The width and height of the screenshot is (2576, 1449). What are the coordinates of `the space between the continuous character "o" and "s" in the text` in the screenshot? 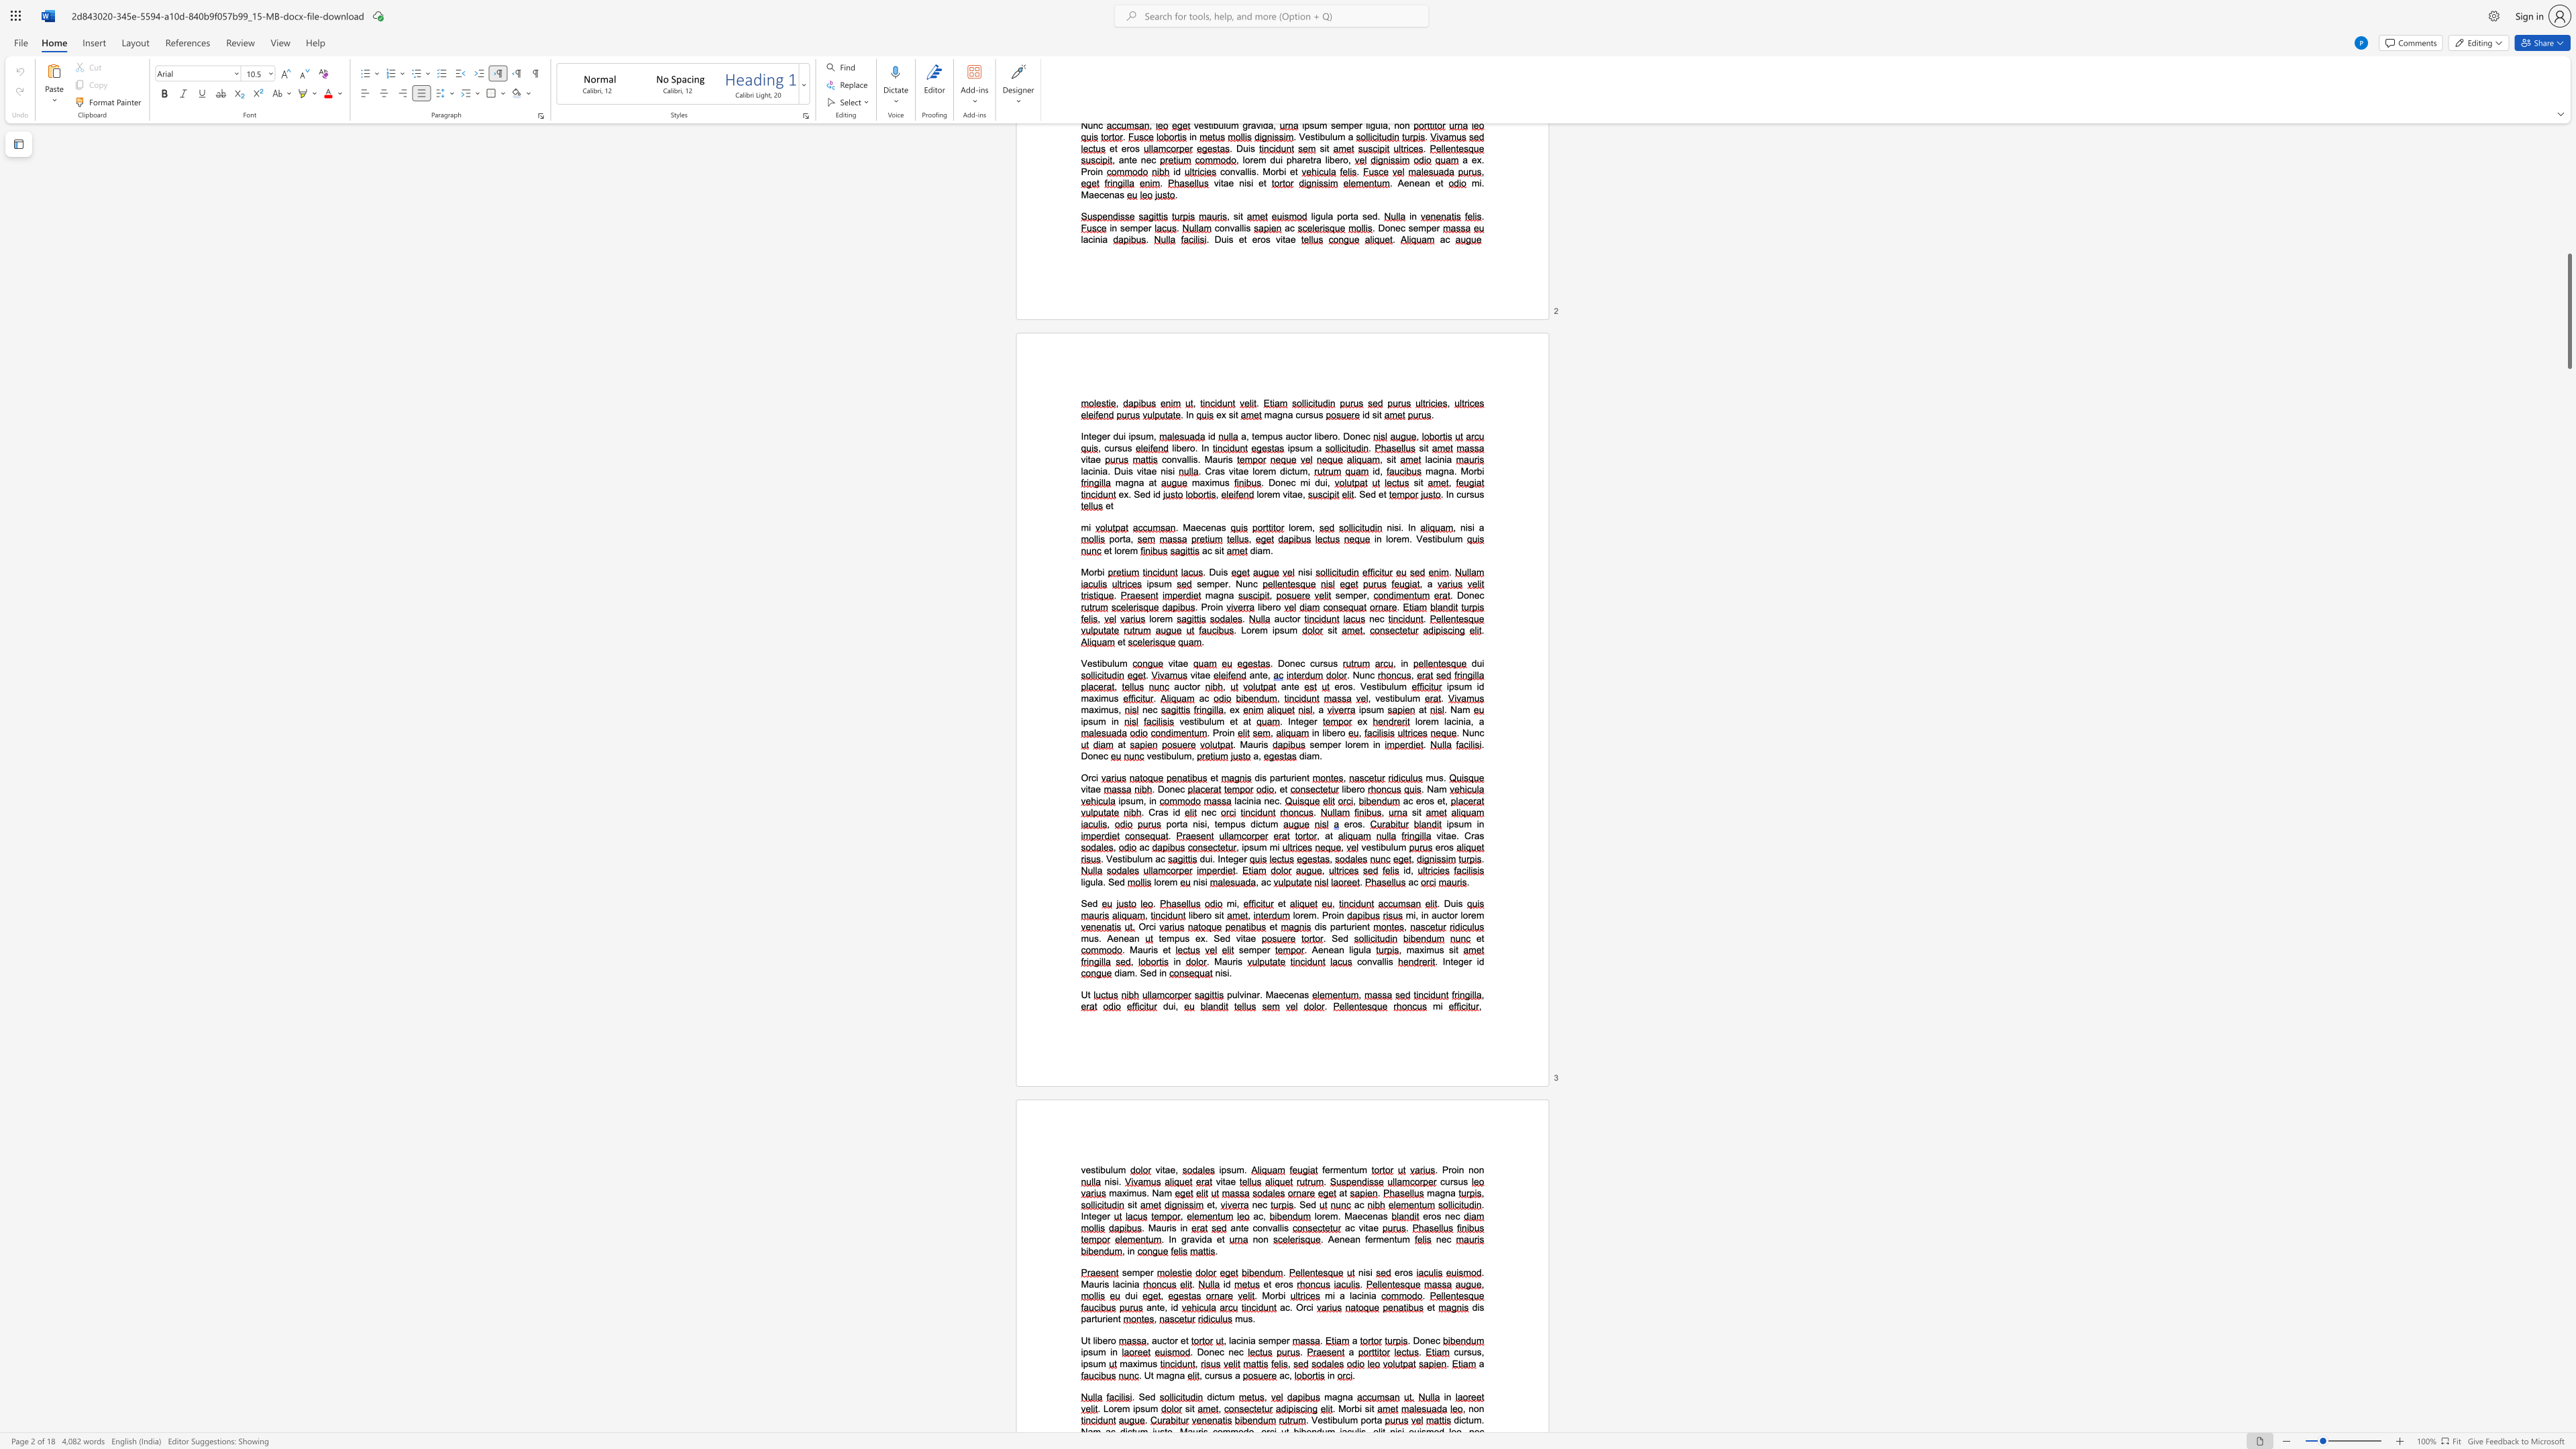 It's located at (1428, 801).